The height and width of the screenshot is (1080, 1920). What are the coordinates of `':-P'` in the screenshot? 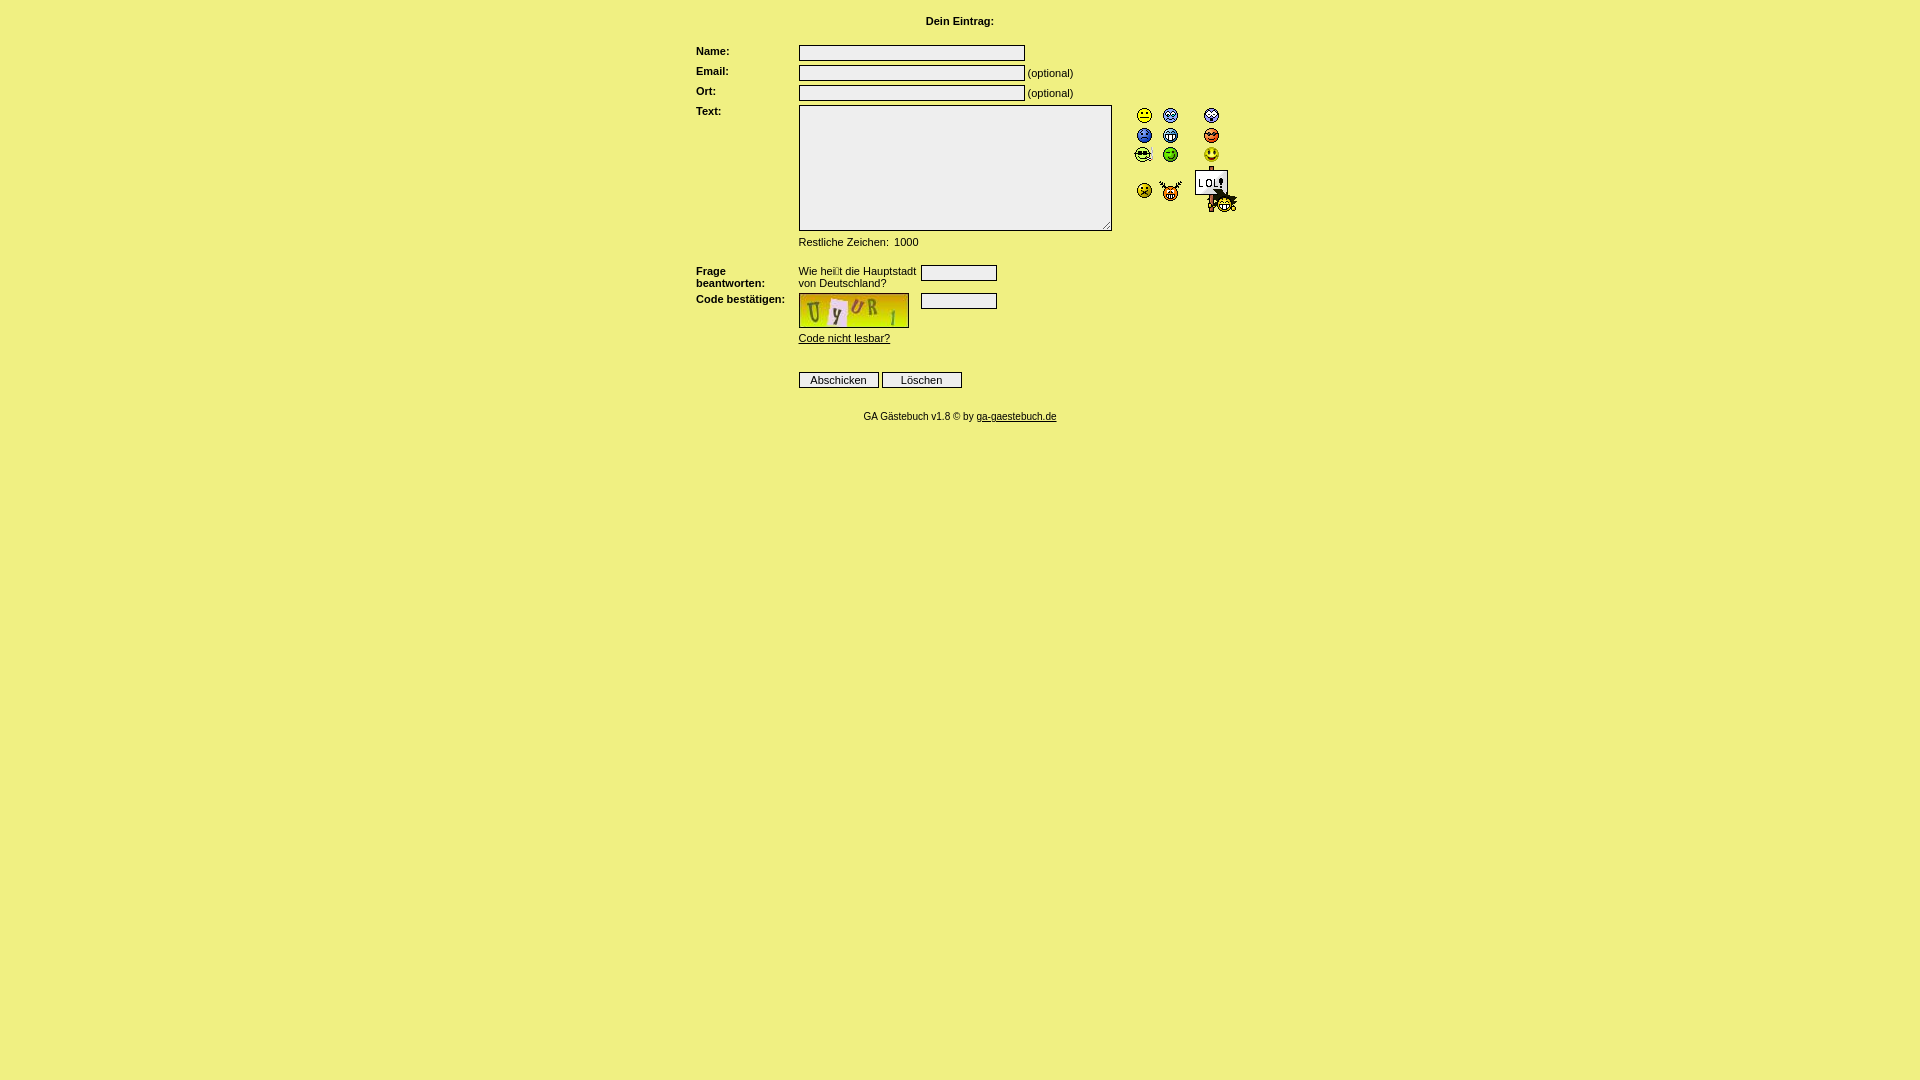 It's located at (1144, 115).